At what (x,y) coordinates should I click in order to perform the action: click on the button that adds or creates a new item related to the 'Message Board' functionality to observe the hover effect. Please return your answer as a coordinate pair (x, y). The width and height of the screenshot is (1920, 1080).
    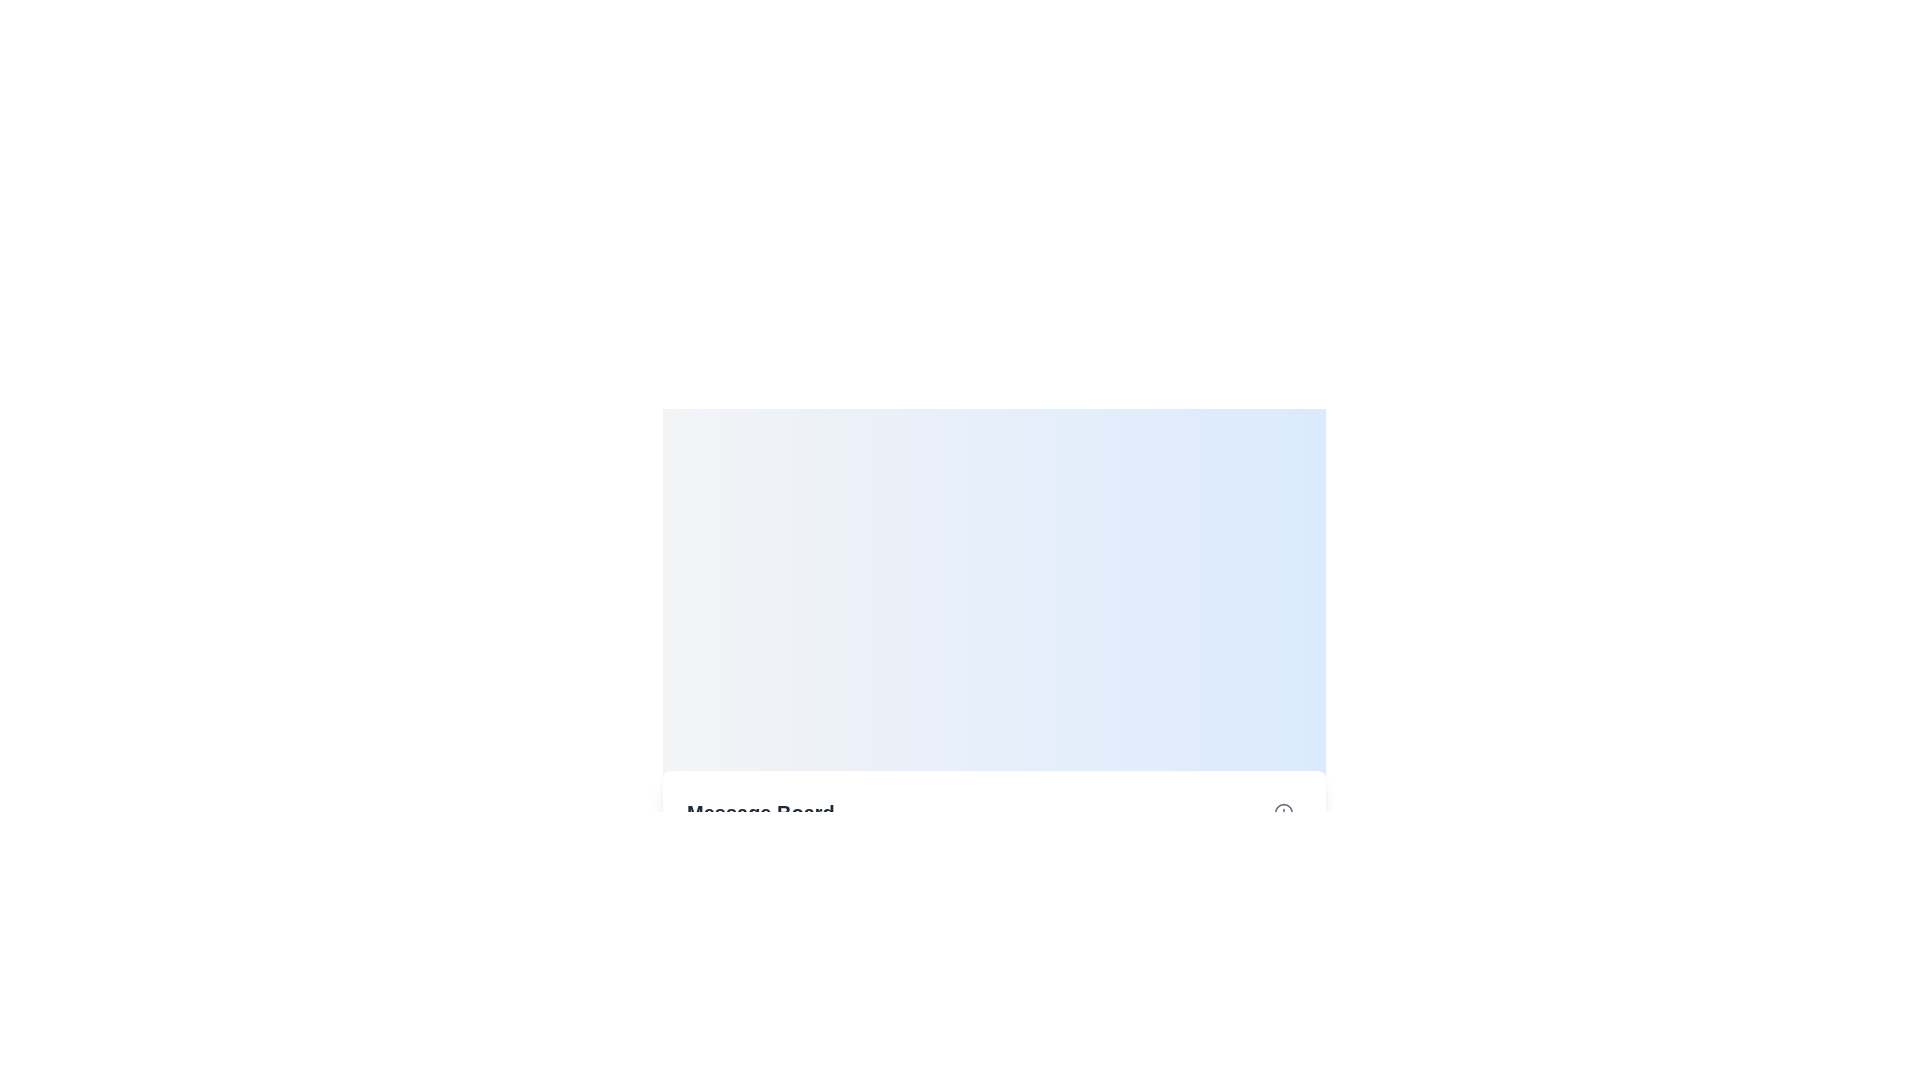
    Looking at the image, I should click on (1283, 812).